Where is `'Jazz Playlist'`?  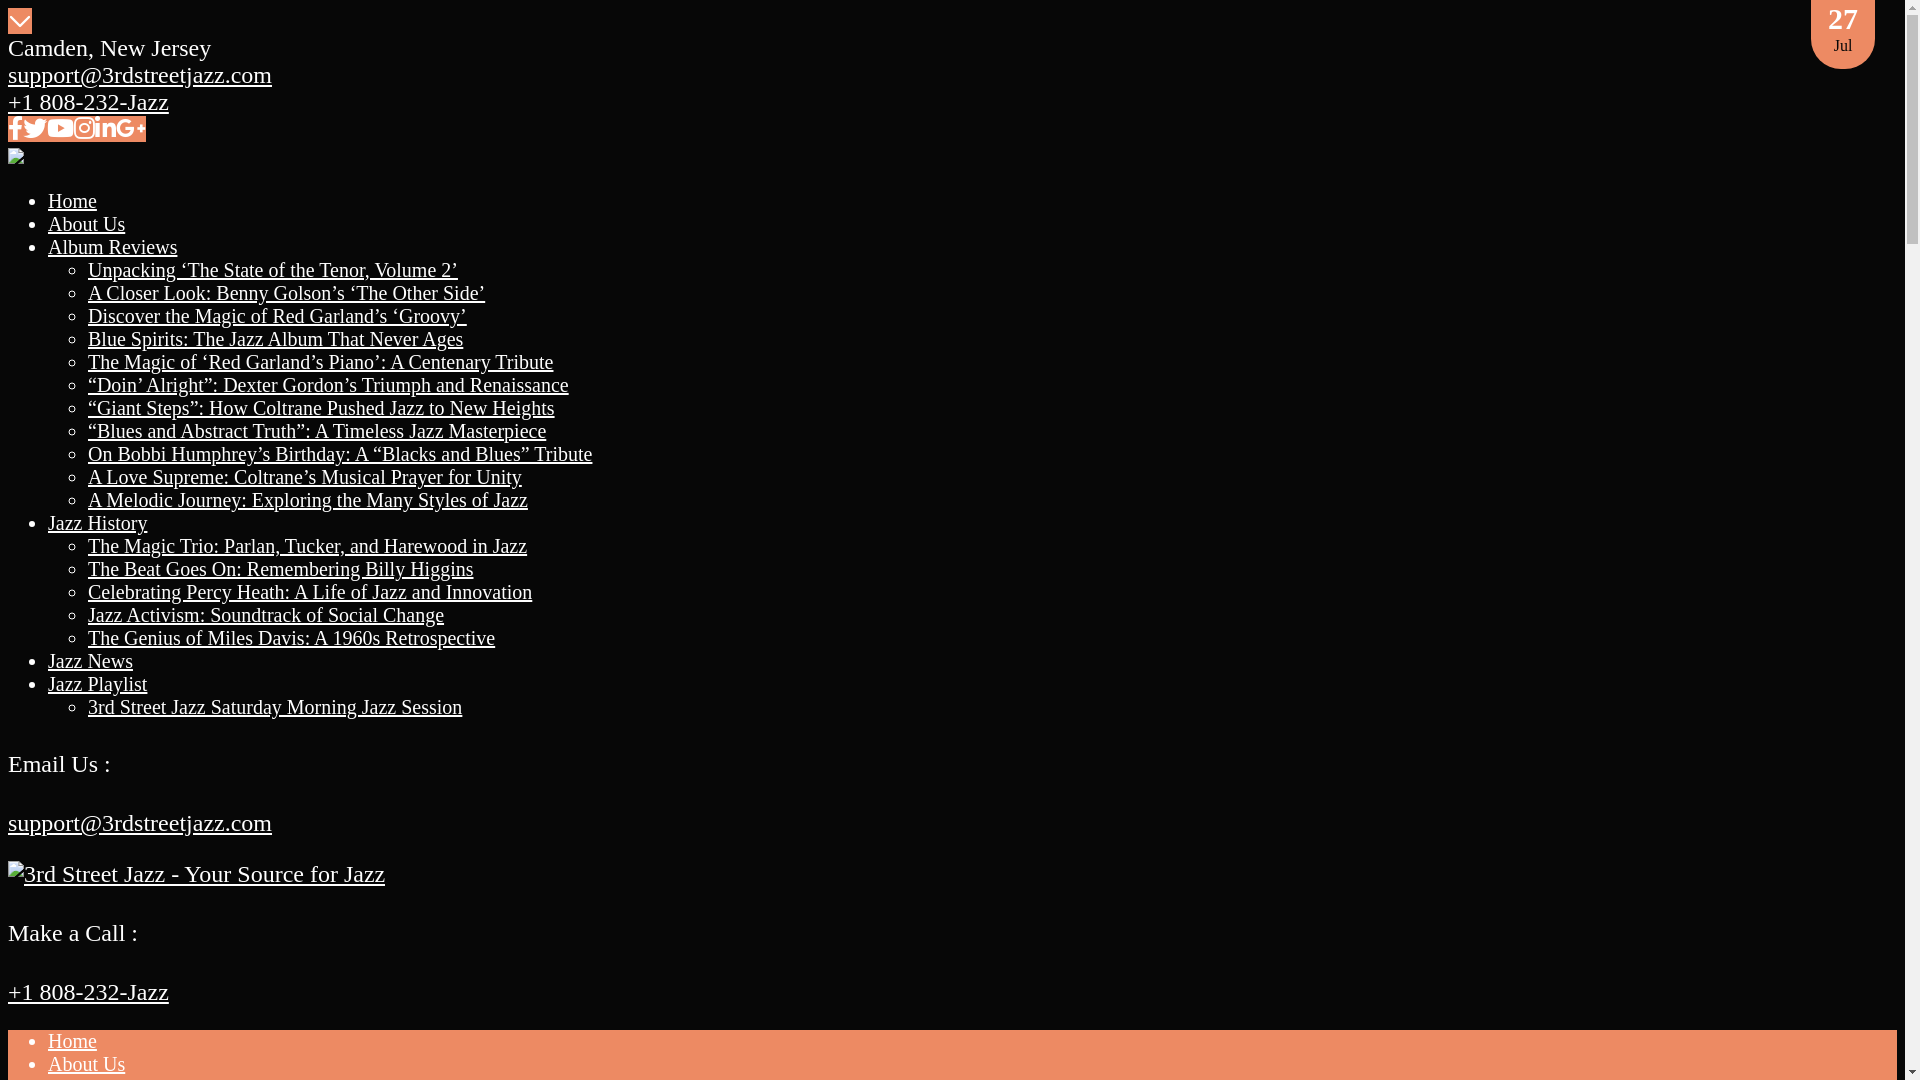
'Jazz Playlist' is located at coordinates (48, 682).